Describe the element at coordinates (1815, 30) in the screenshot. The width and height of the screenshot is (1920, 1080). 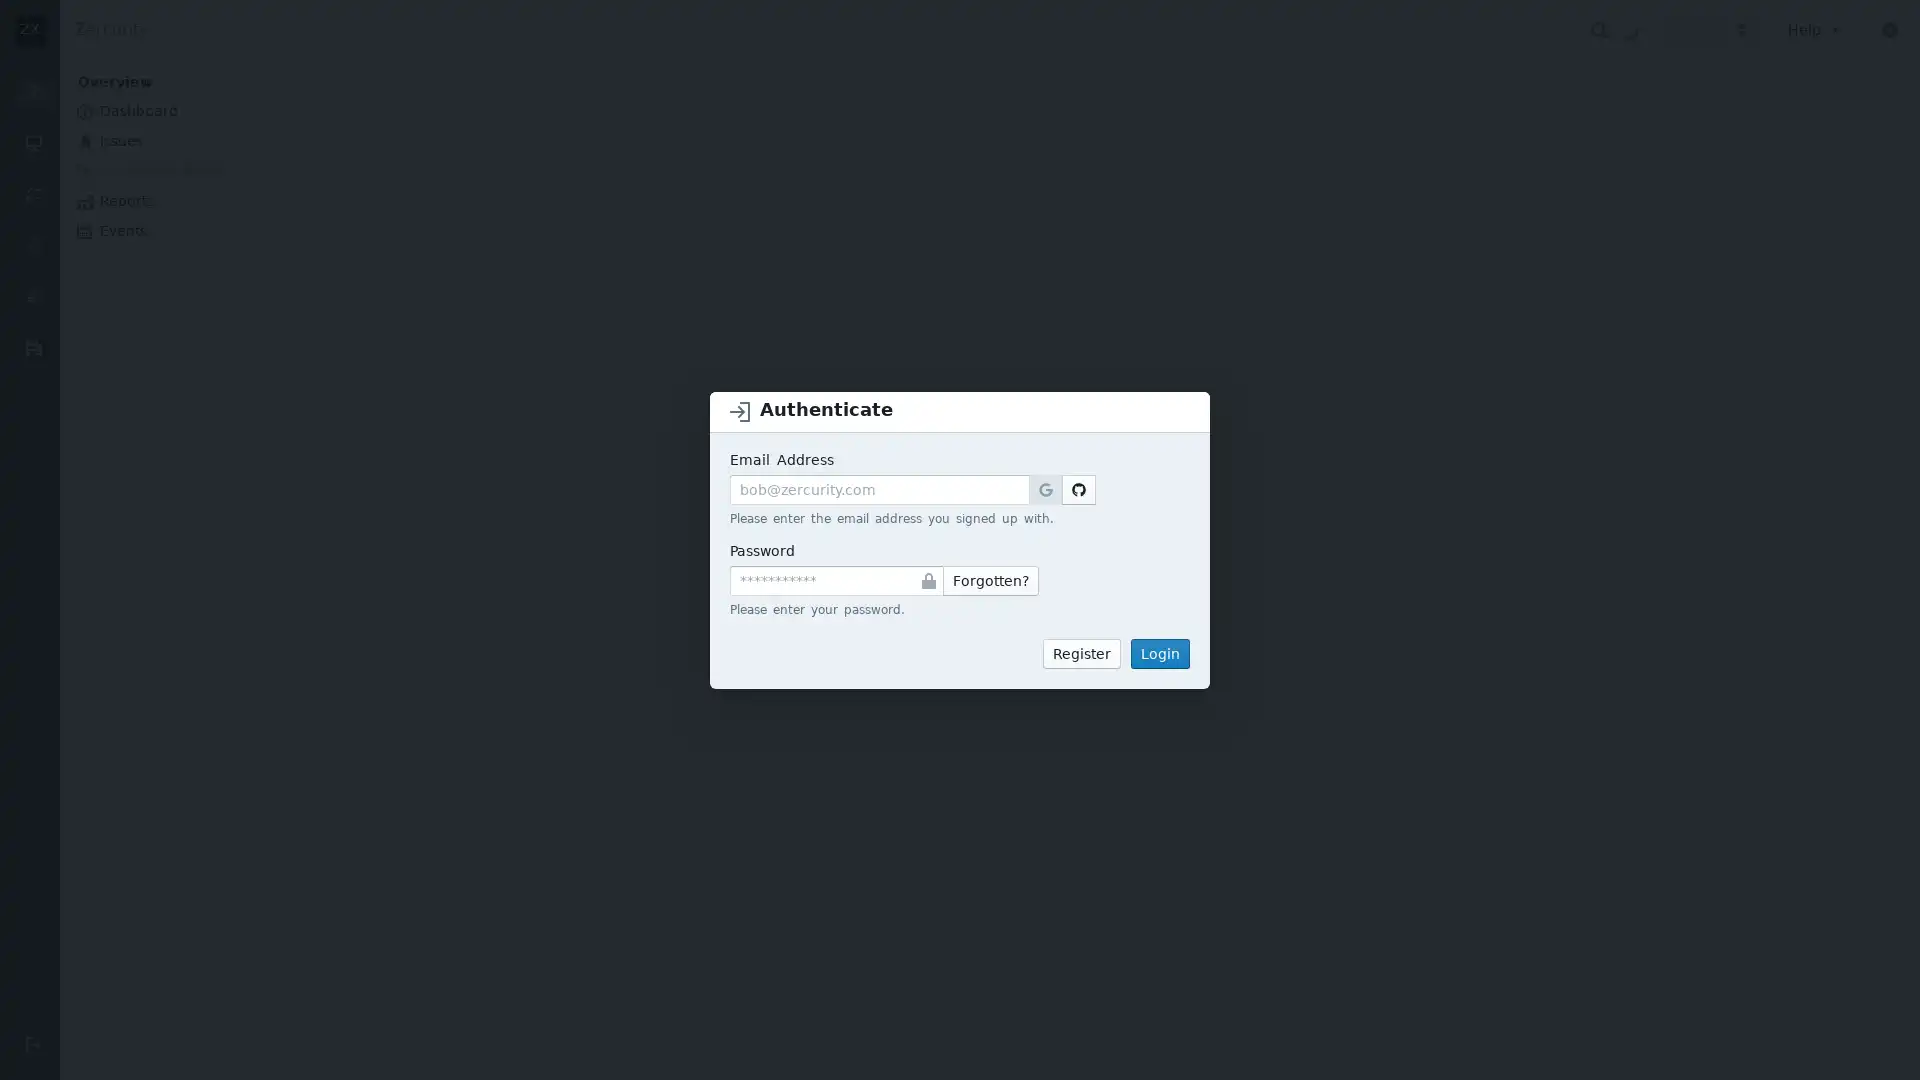
I see `Help` at that location.